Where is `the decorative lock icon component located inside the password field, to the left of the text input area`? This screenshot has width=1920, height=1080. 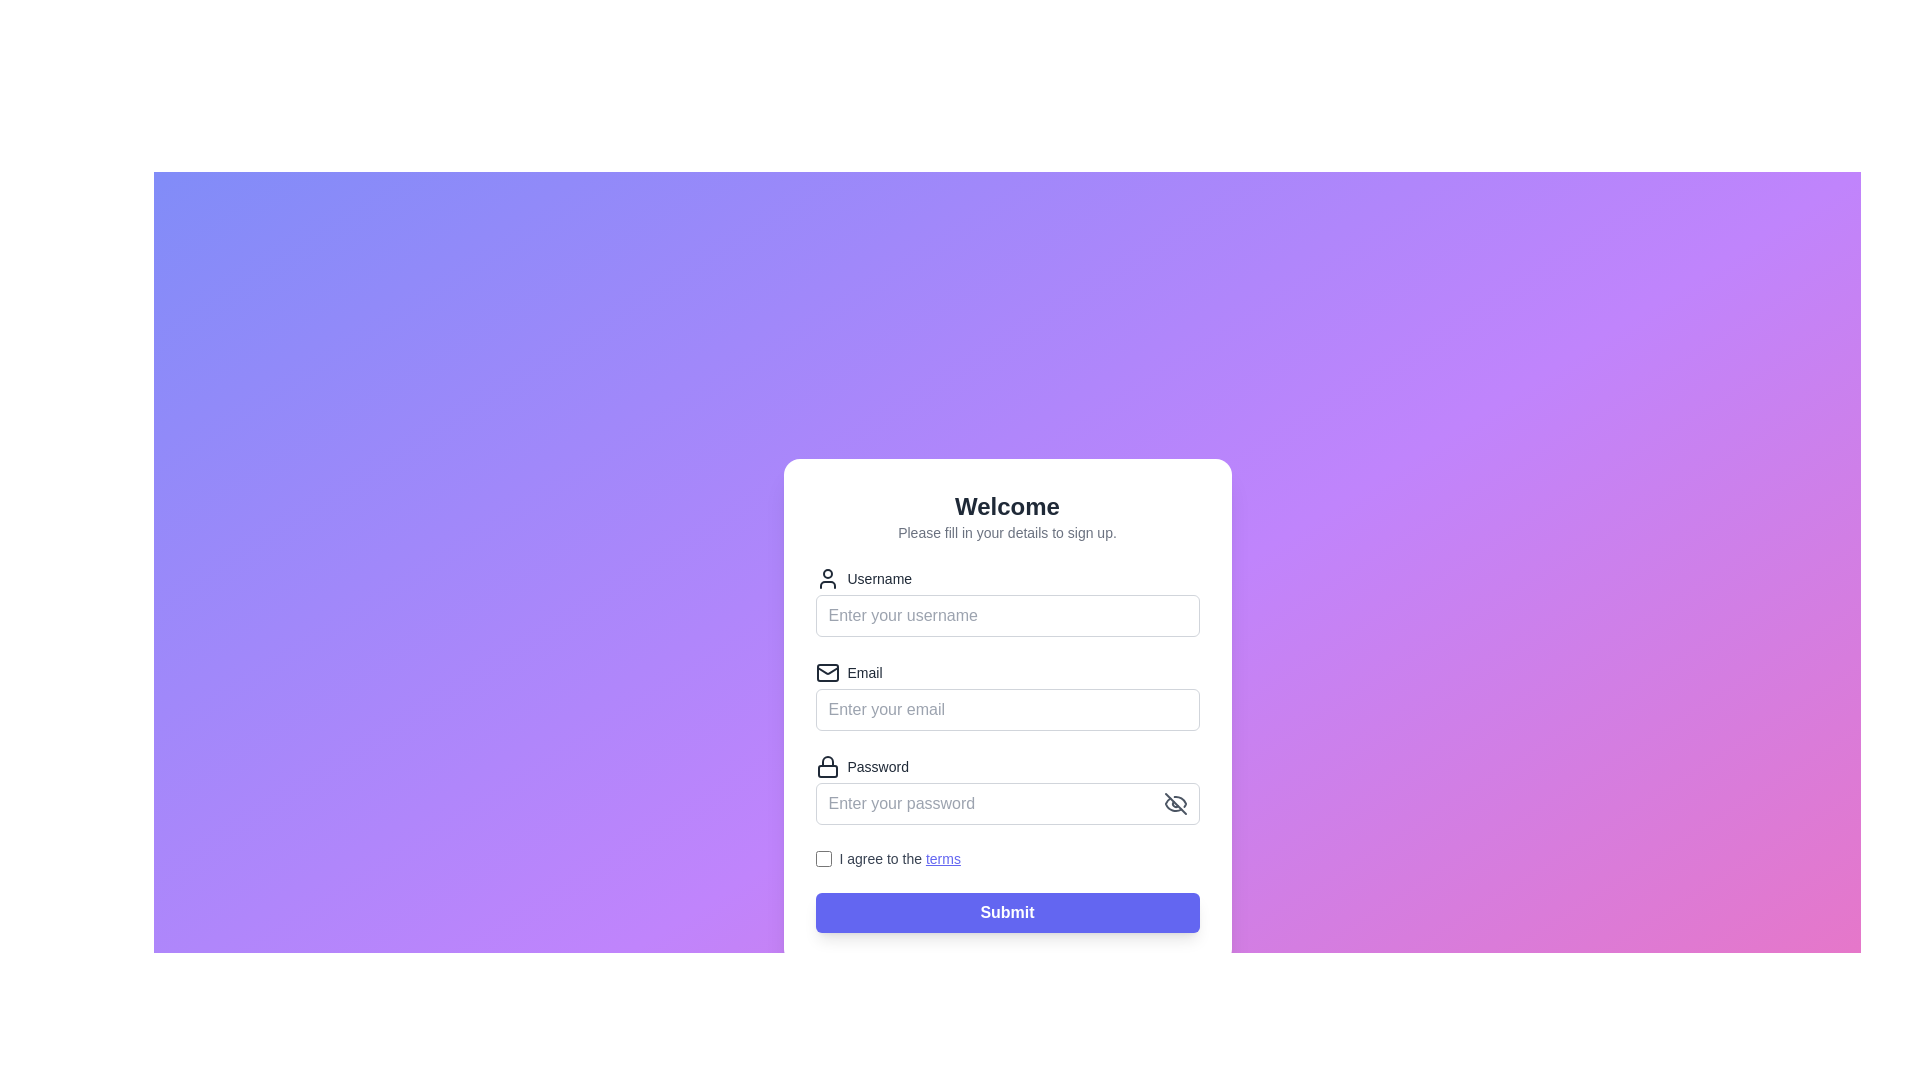 the decorative lock icon component located inside the password field, to the left of the text input area is located at coordinates (827, 770).